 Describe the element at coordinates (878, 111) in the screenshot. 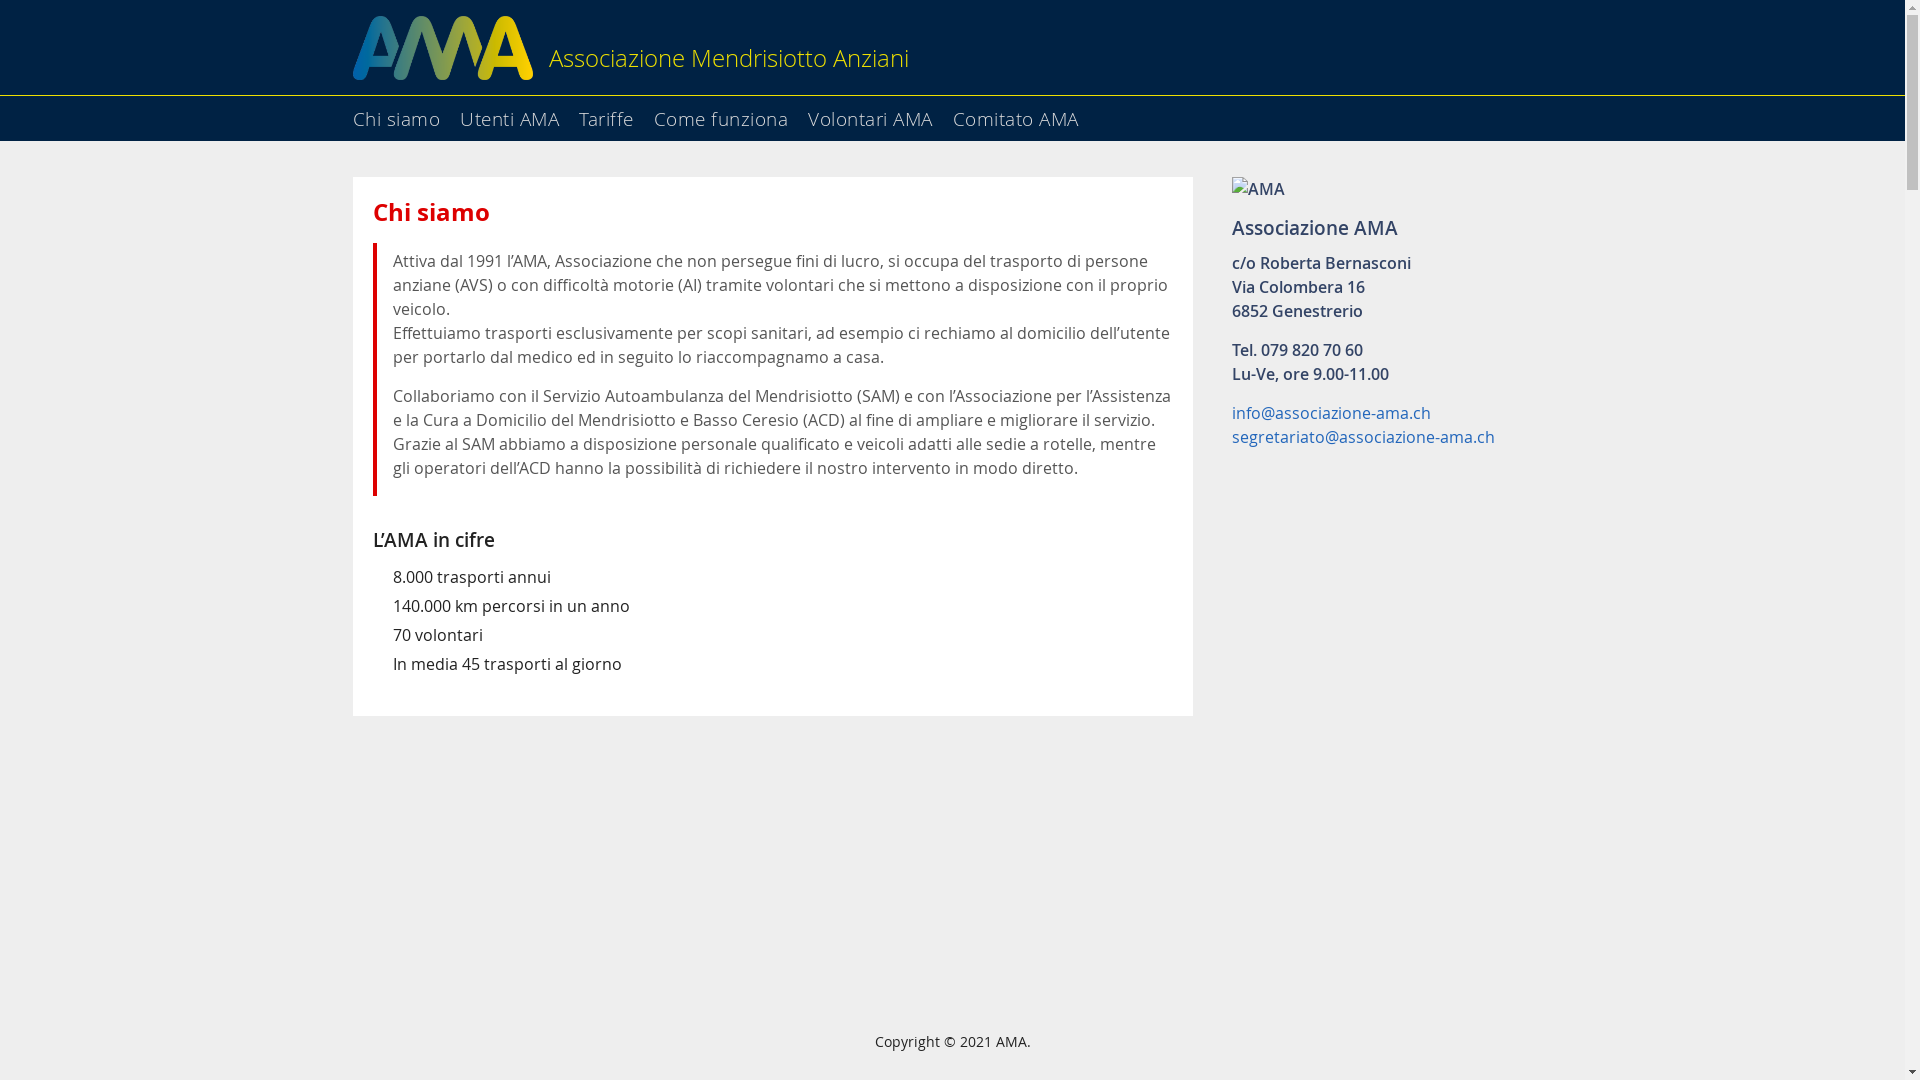

I see `'Volontari AMA'` at that location.